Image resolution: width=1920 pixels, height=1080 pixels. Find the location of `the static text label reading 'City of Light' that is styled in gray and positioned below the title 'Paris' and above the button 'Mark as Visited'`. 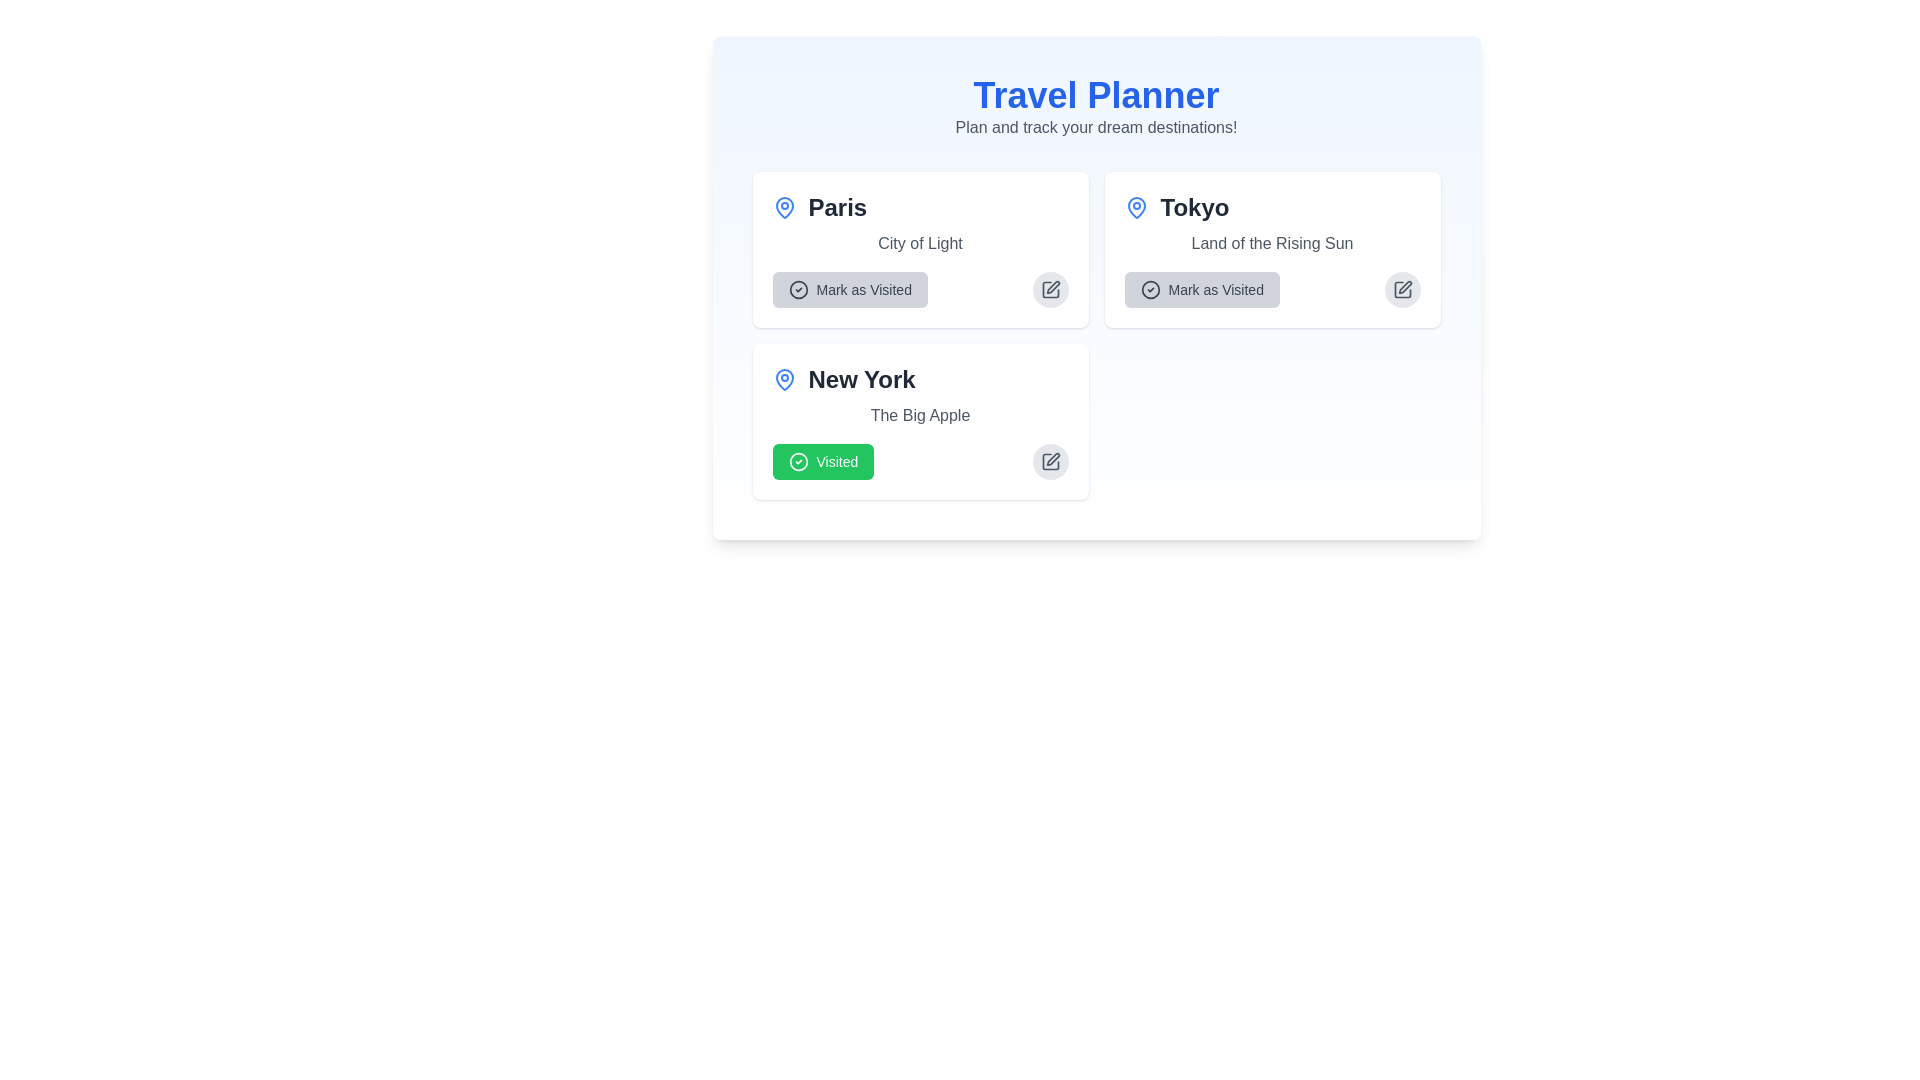

the static text label reading 'City of Light' that is styled in gray and positioned below the title 'Paris' and above the button 'Mark as Visited' is located at coordinates (919, 242).